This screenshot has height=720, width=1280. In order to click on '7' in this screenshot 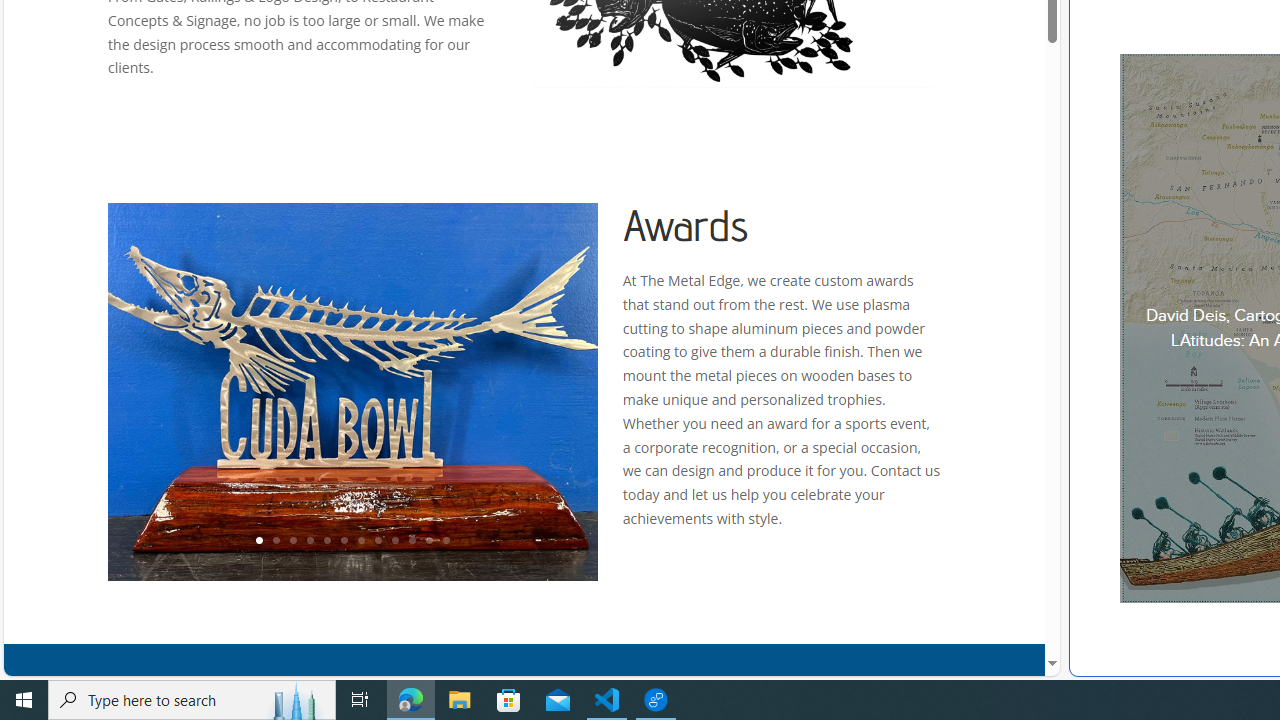, I will do `click(360, 541)`.